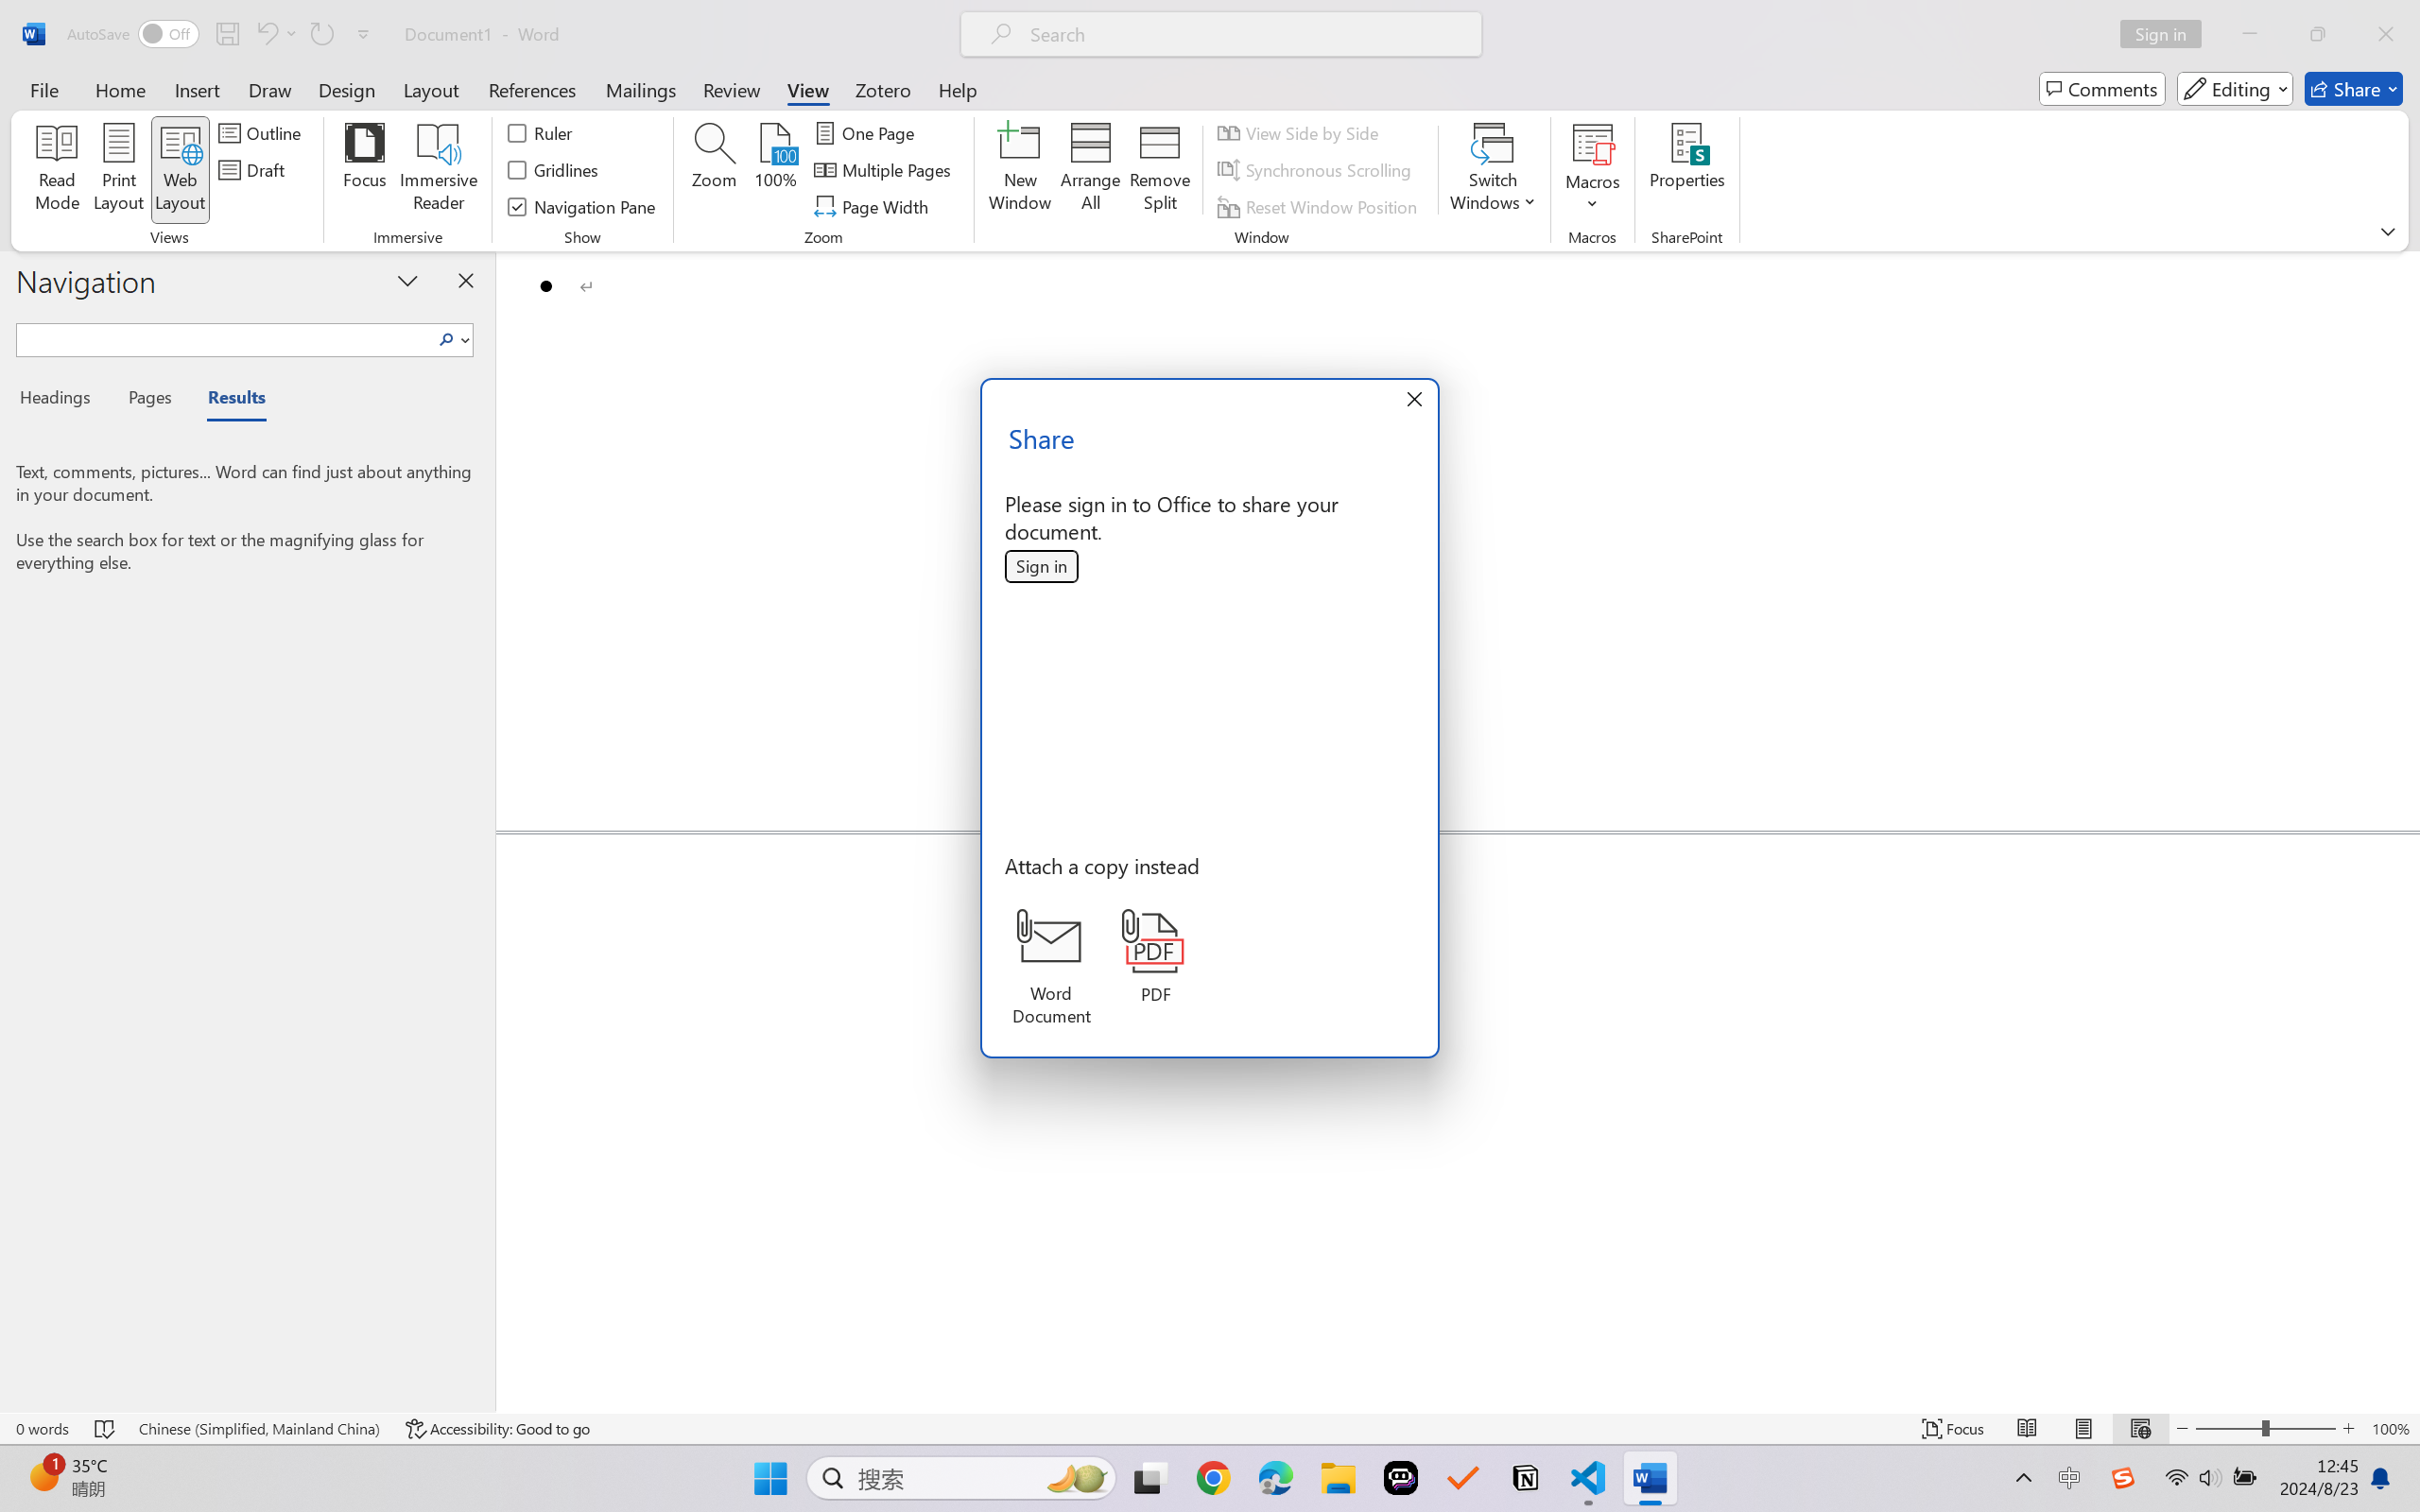 The height and width of the screenshot is (1512, 2420). What do you see at coordinates (1686, 170) in the screenshot?
I see `'Properties'` at bounding box center [1686, 170].